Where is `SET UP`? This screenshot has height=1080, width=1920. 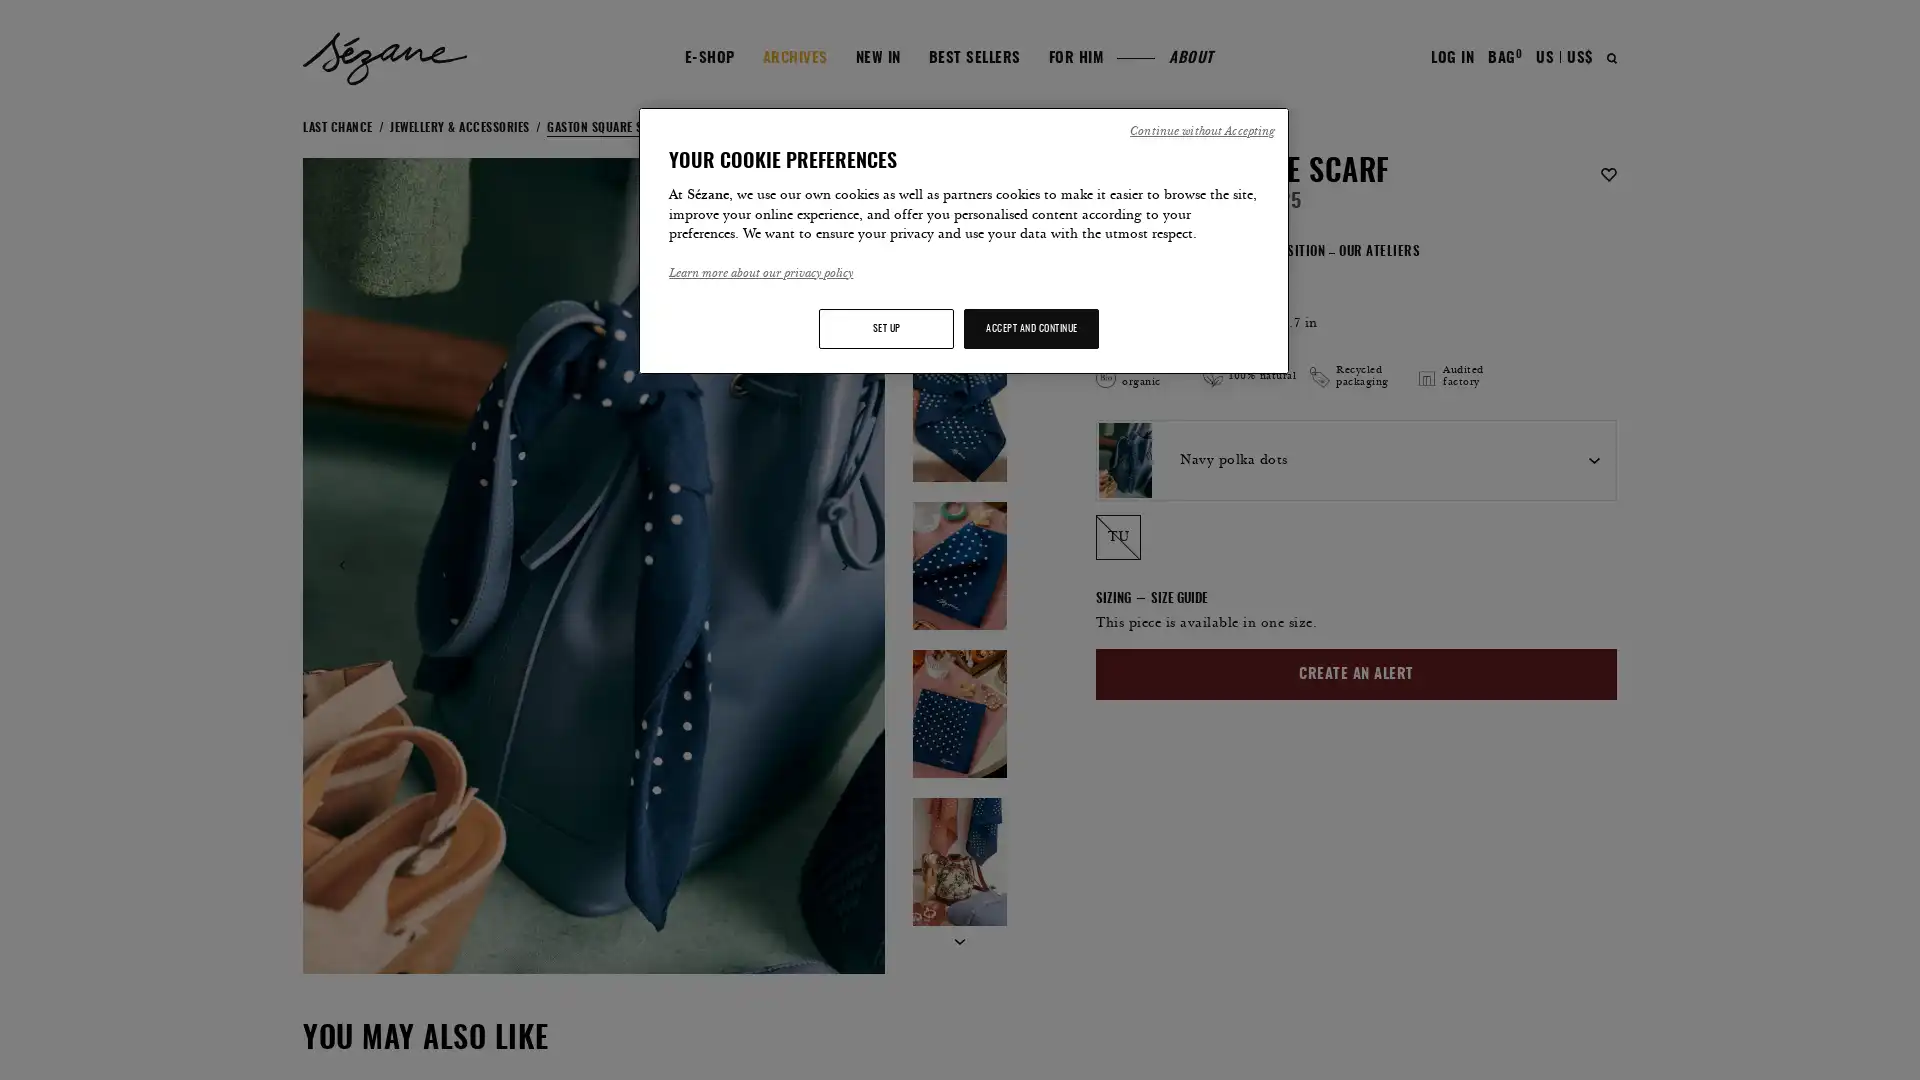 SET UP is located at coordinates (885, 326).